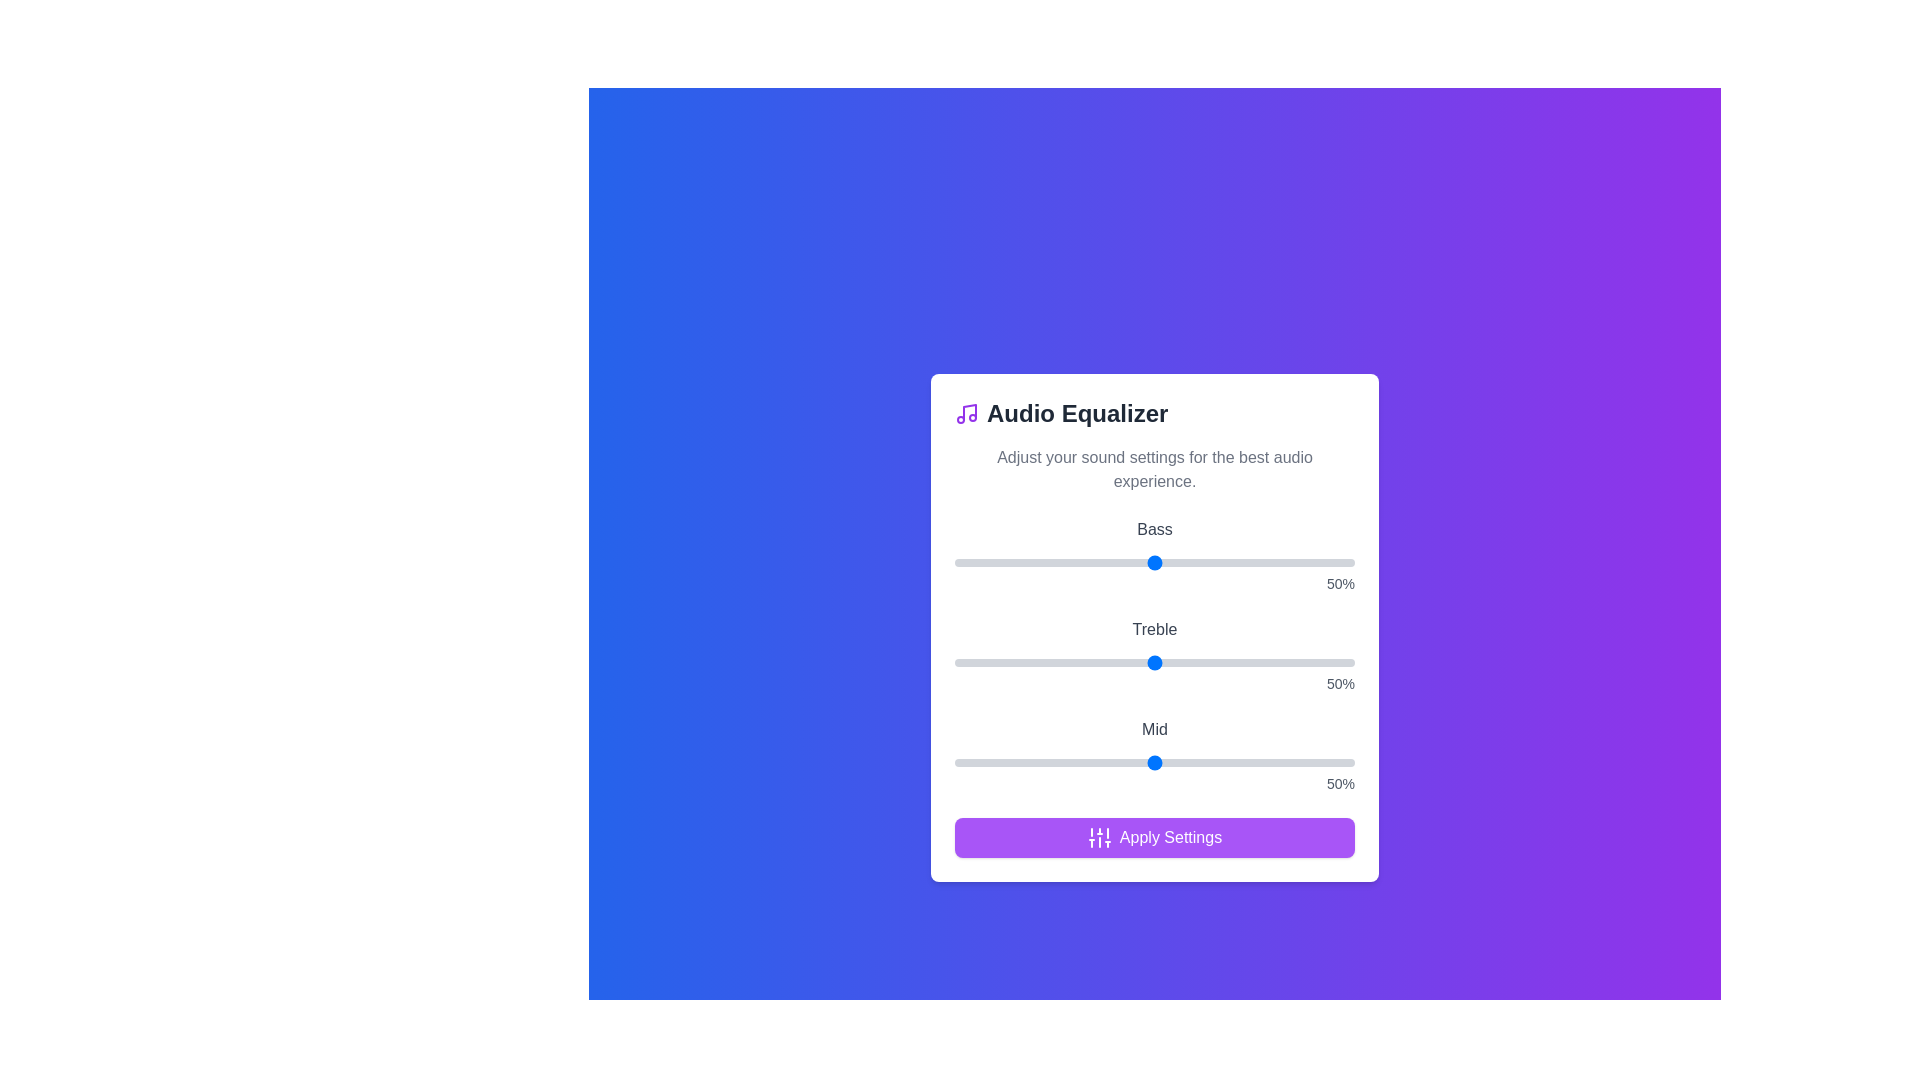 This screenshot has height=1080, width=1920. I want to click on the treble slider to 63%, so click(1205, 663).